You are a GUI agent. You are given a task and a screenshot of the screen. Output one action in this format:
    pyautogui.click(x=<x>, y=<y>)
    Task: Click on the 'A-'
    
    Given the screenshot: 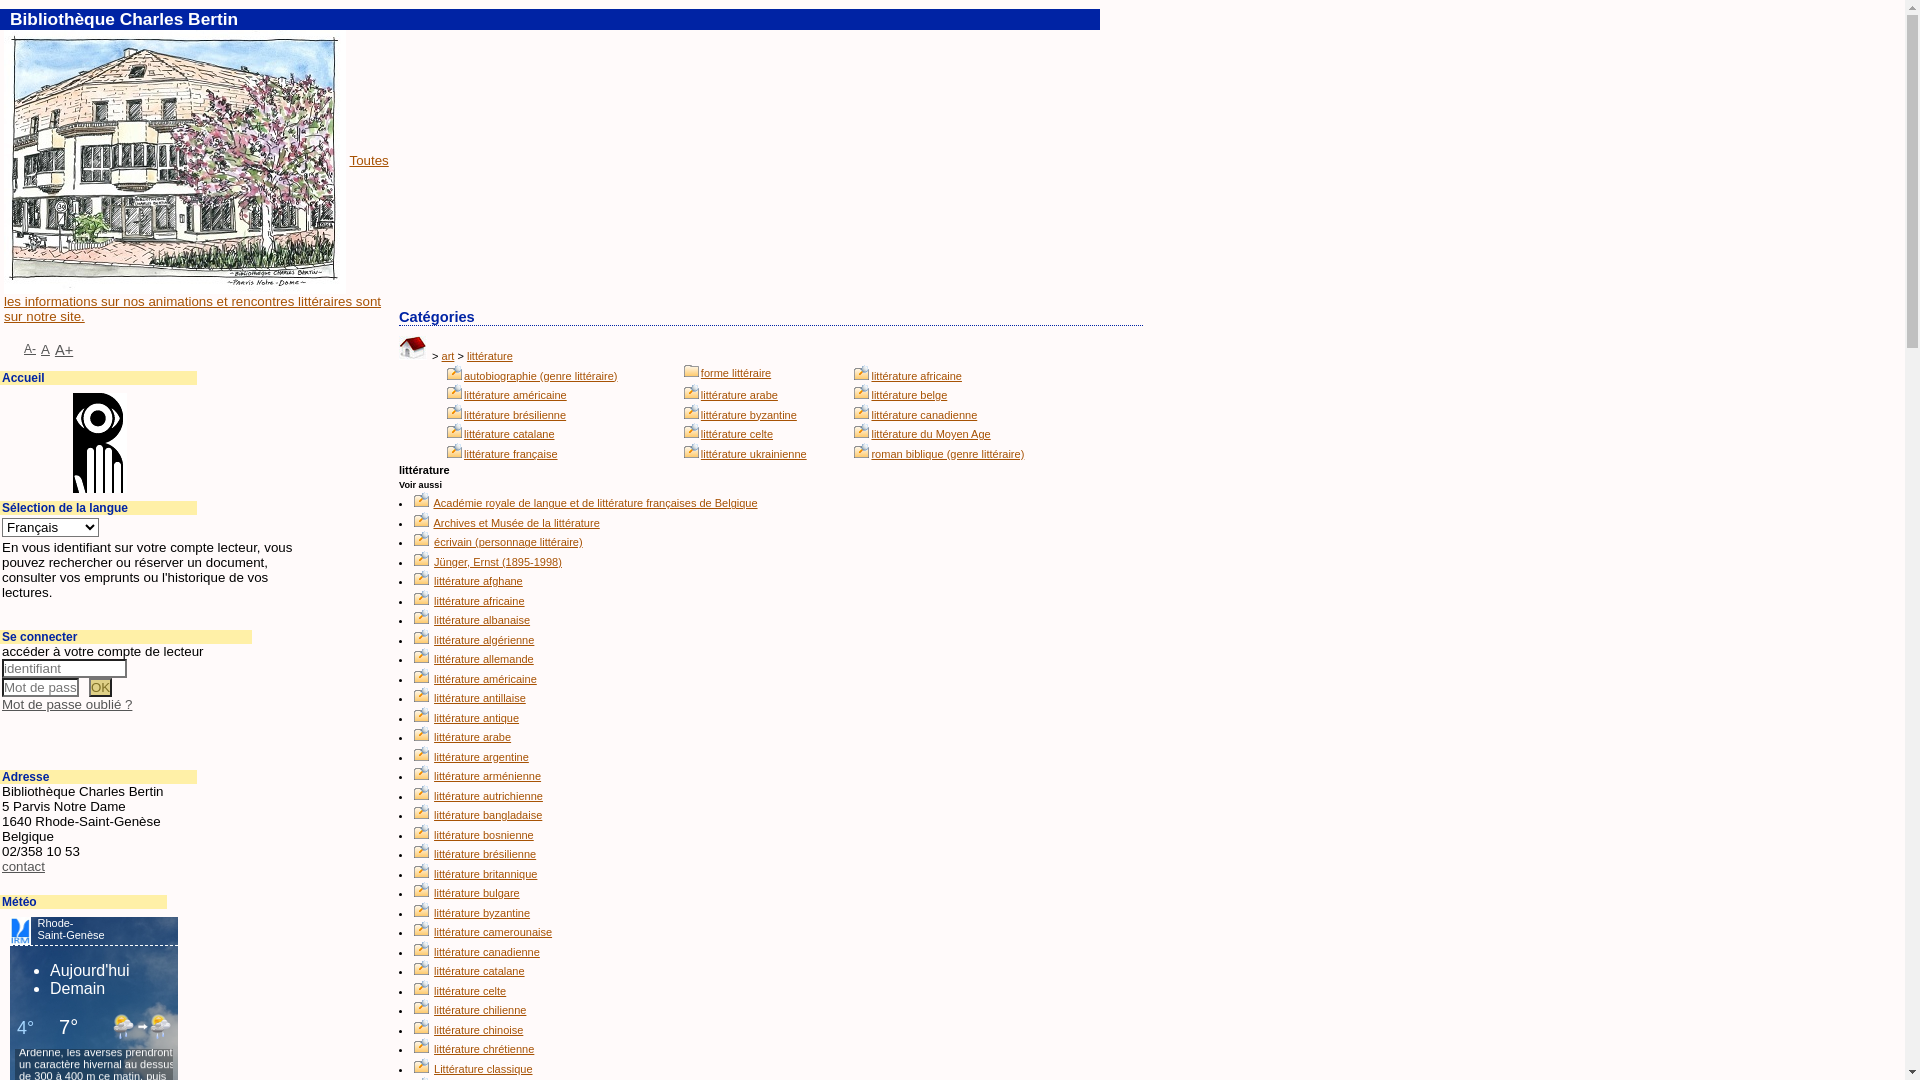 What is the action you would take?
    pyautogui.click(x=24, y=347)
    